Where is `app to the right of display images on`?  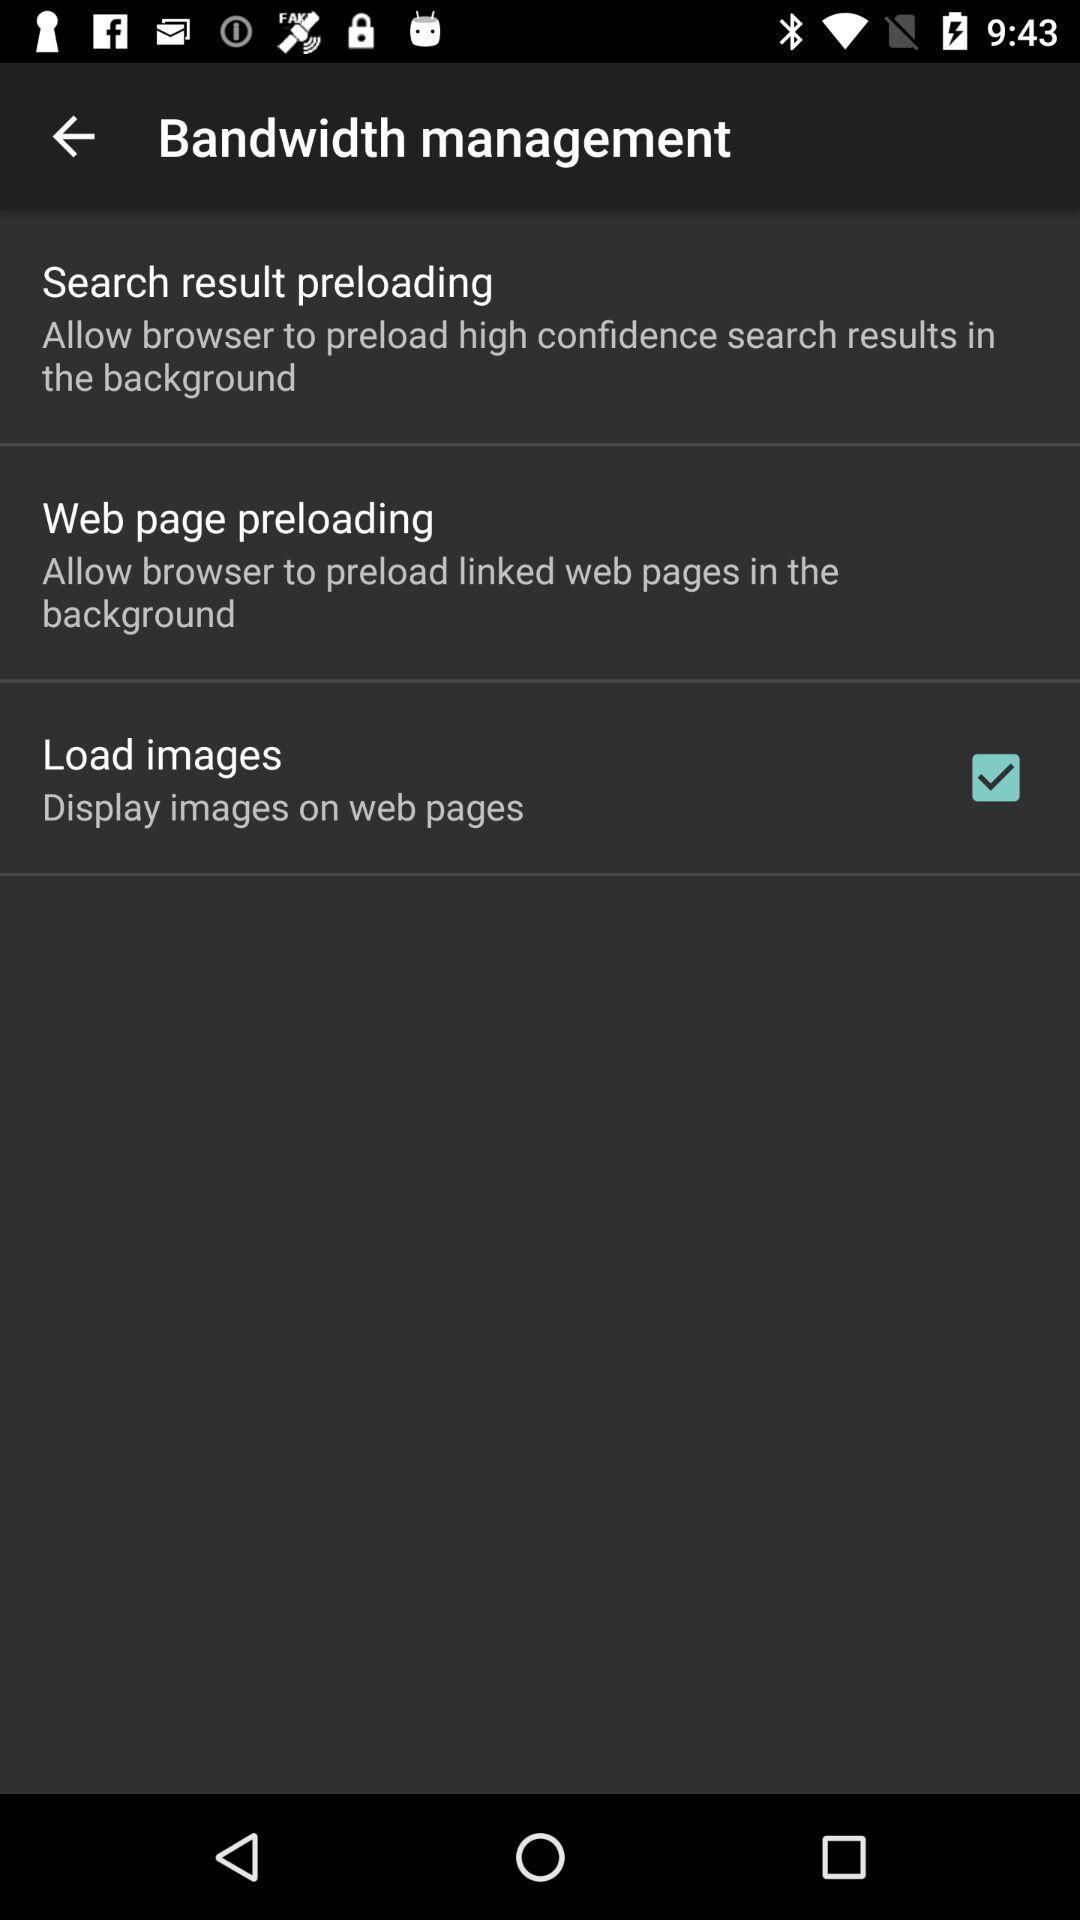
app to the right of display images on is located at coordinates (995, 776).